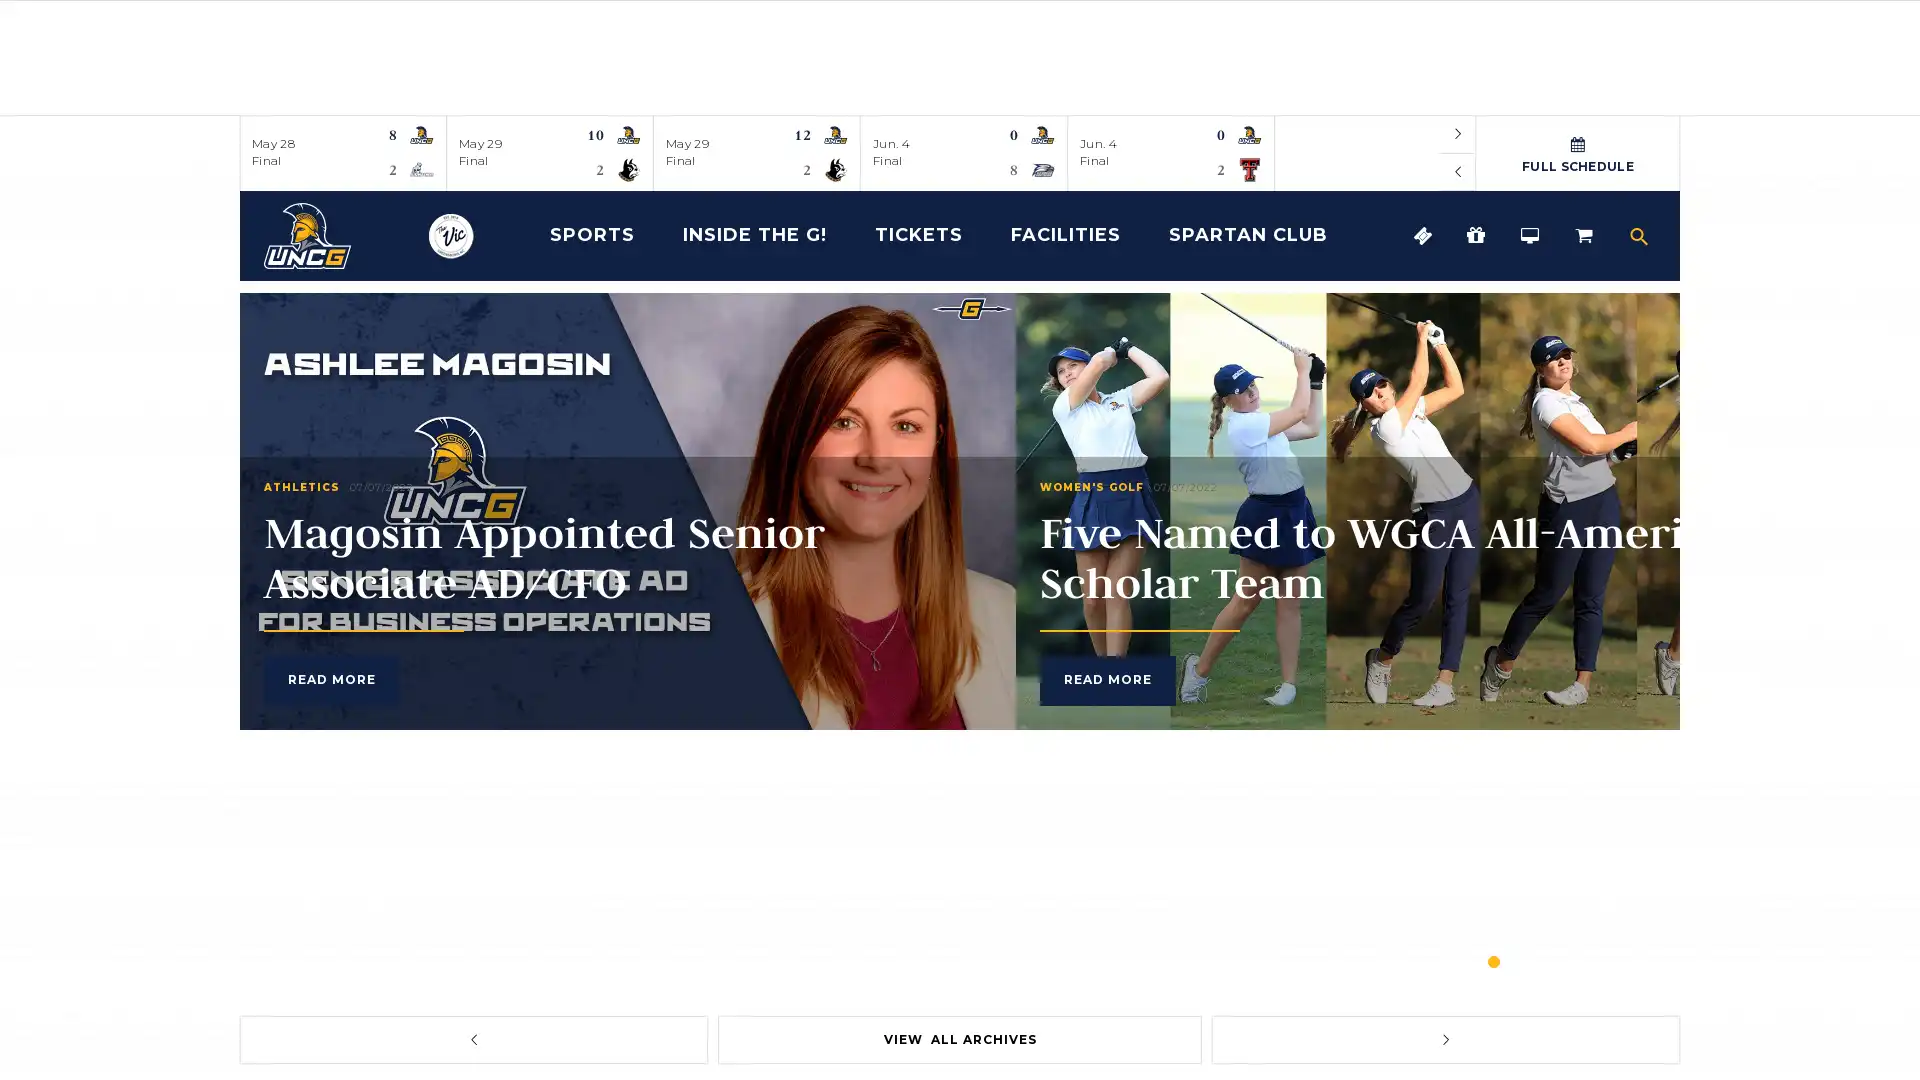 The height and width of the screenshot is (1080, 1920). I want to click on previous, so click(1458, 171).